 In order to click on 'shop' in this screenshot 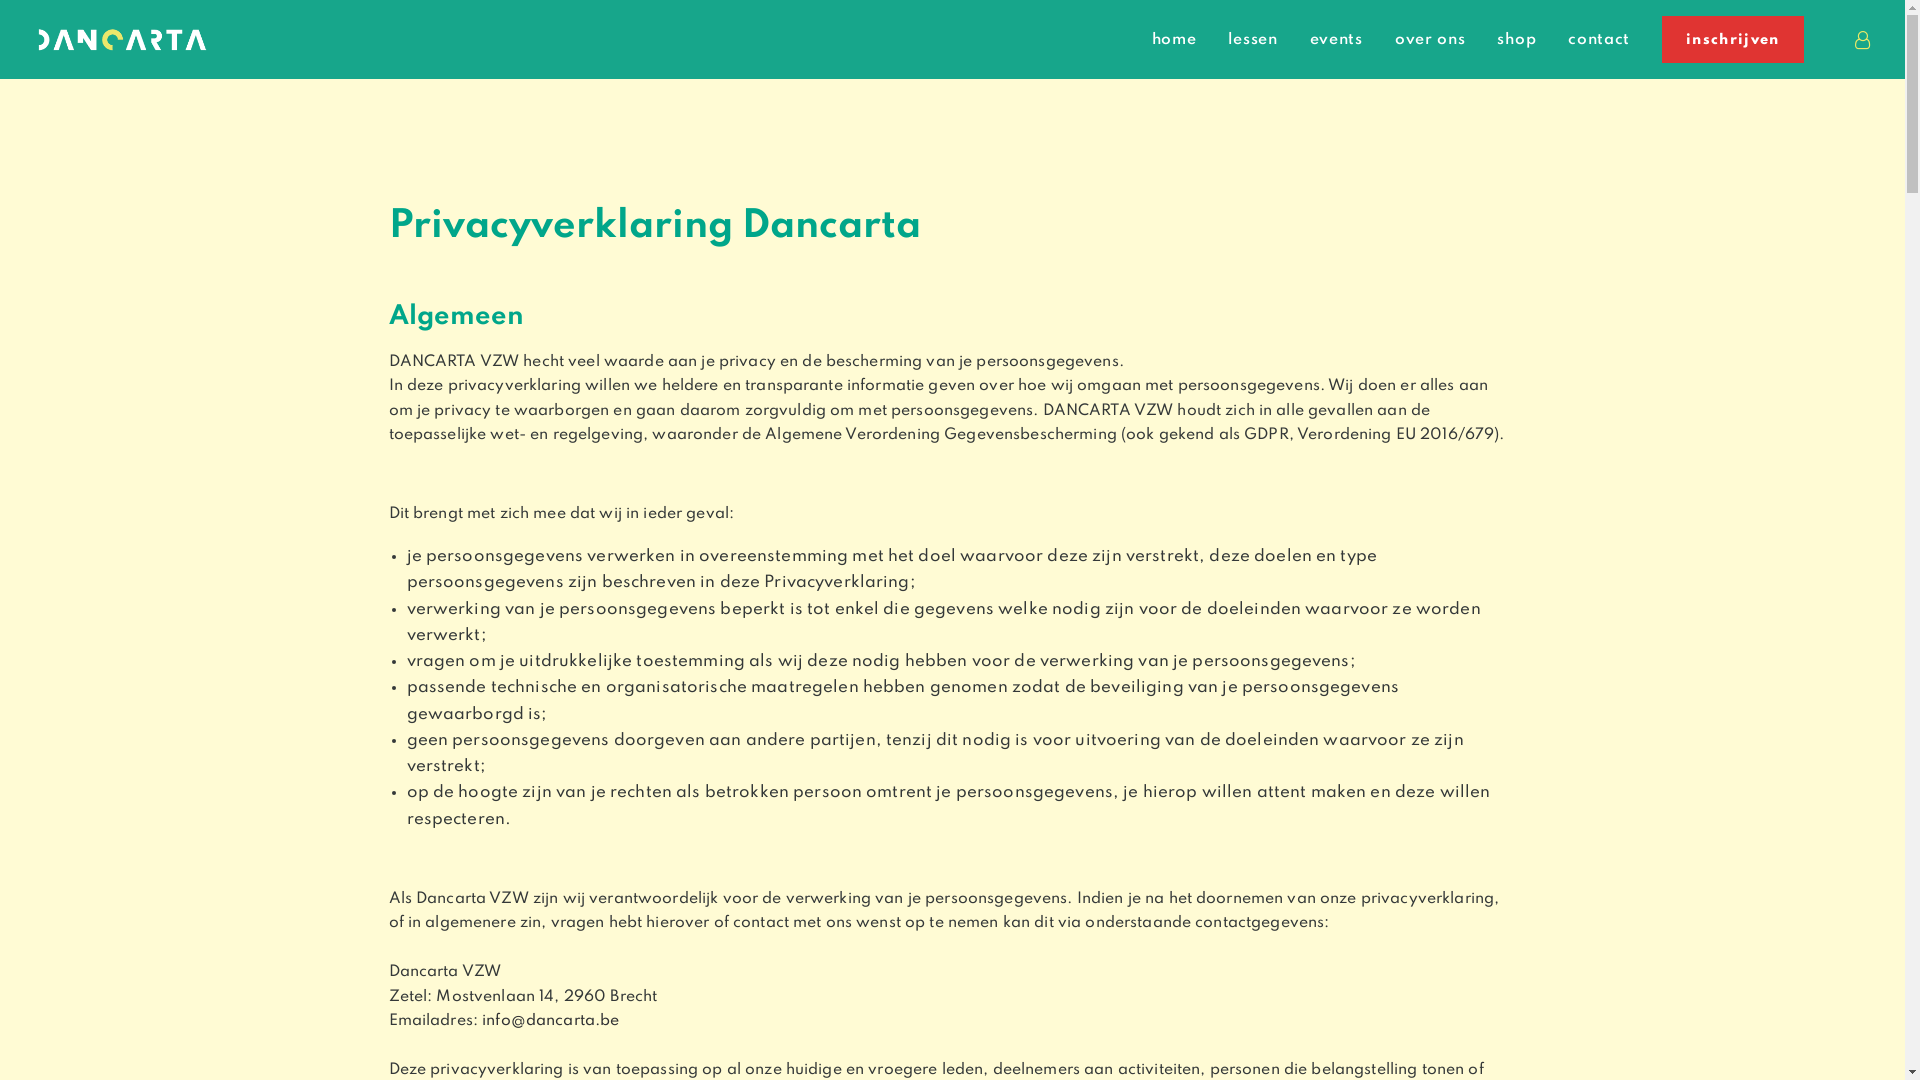, I will do `click(1516, 39)`.